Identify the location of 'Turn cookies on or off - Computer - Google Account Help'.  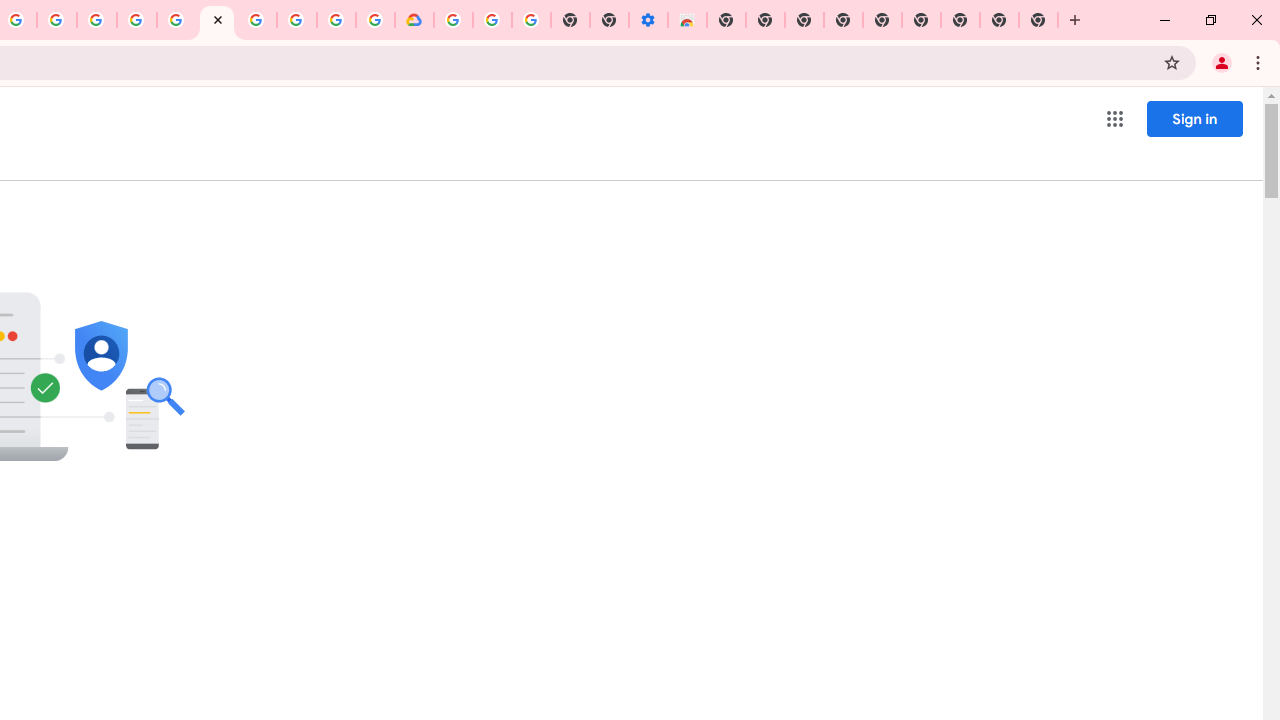
(531, 20).